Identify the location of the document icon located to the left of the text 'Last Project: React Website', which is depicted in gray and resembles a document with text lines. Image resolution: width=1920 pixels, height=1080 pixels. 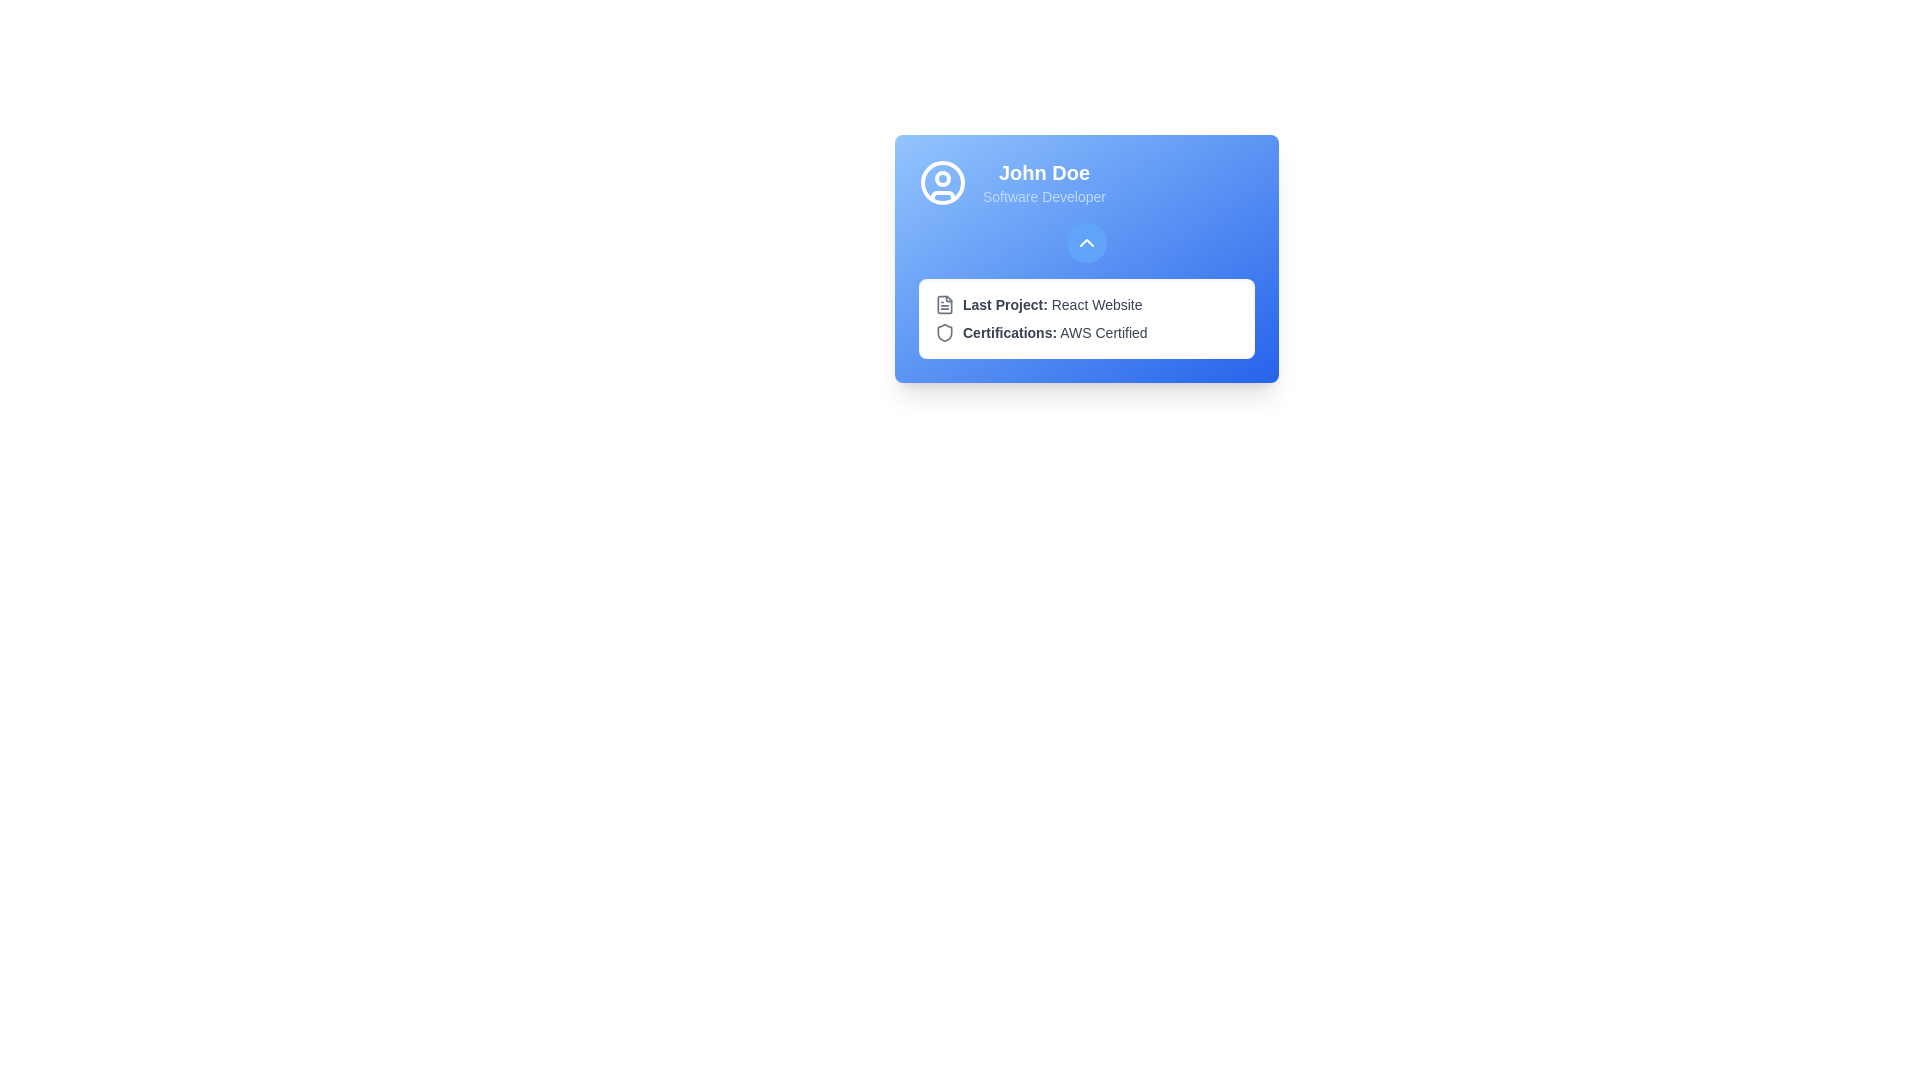
(944, 304).